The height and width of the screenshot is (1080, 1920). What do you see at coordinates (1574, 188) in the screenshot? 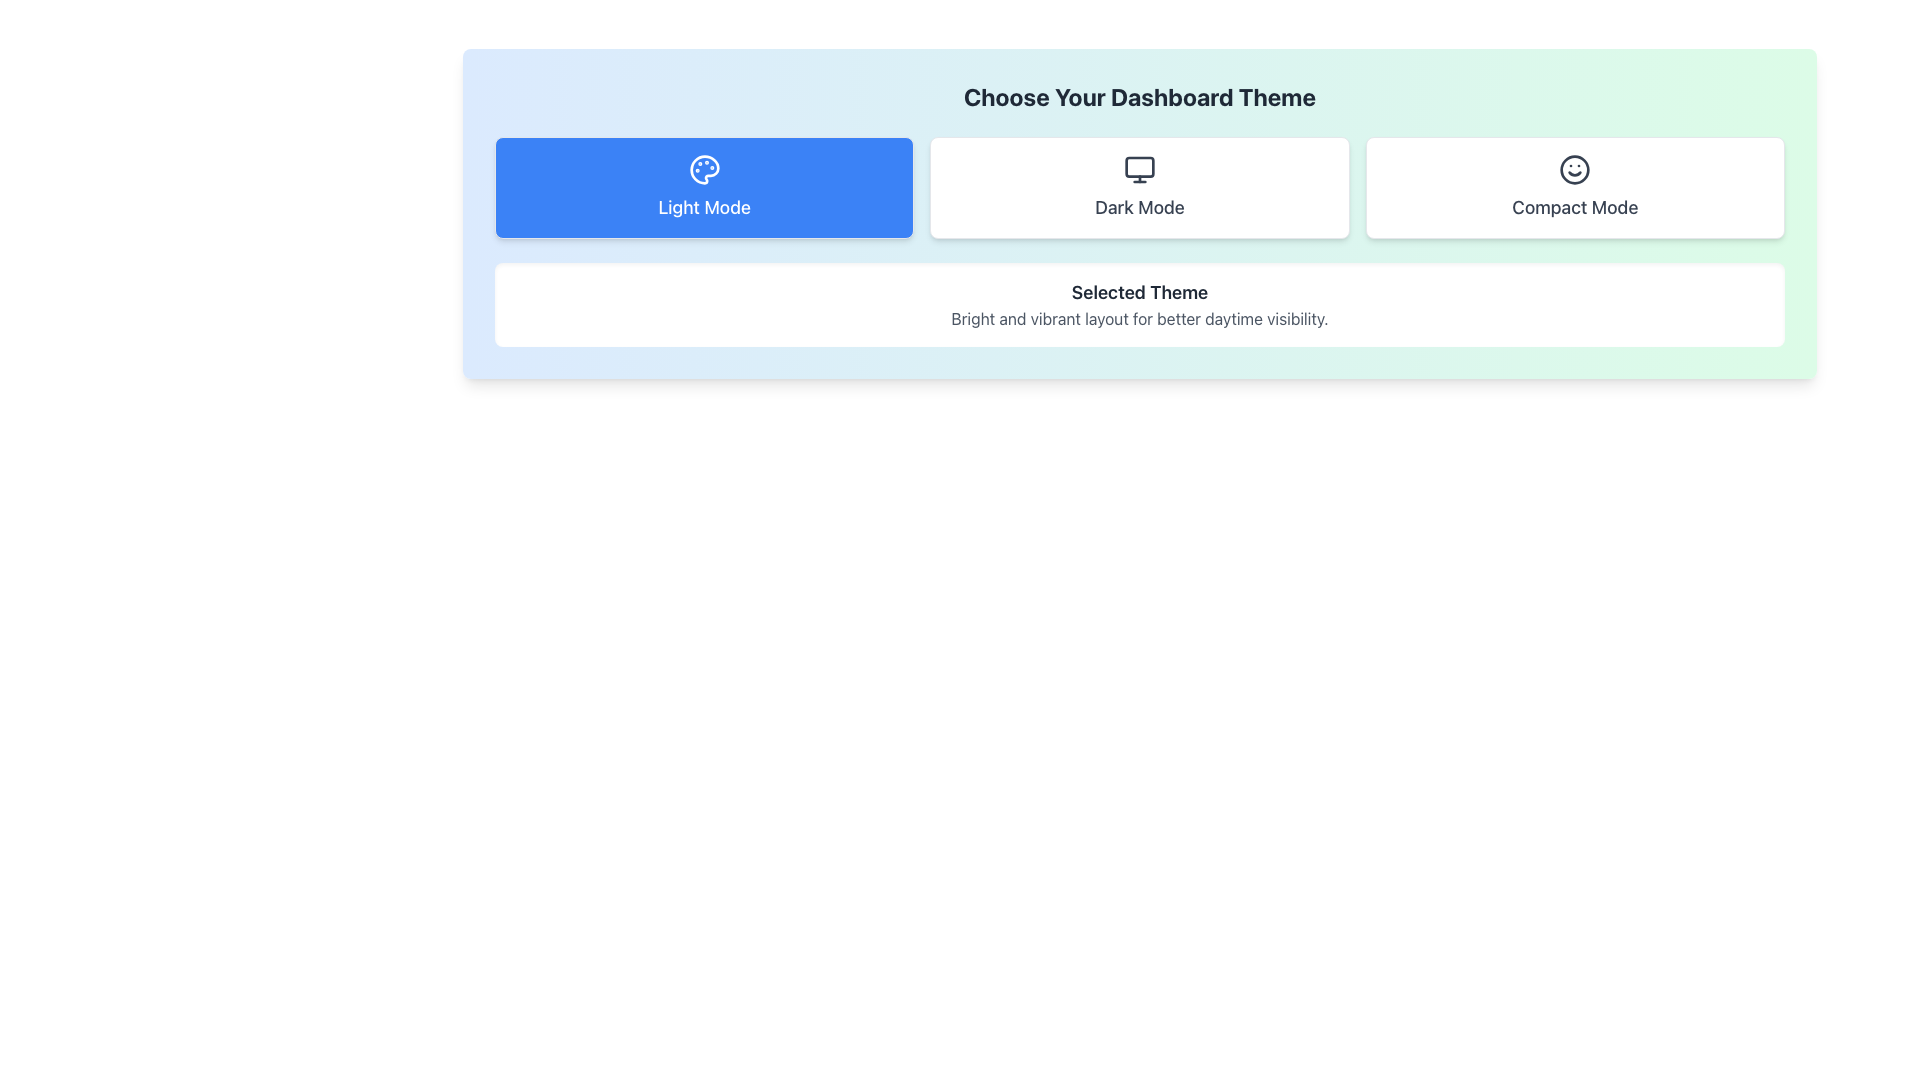
I see `the button styled as a card labeled 'Compact Mode'` at bounding box center [1574, 188].